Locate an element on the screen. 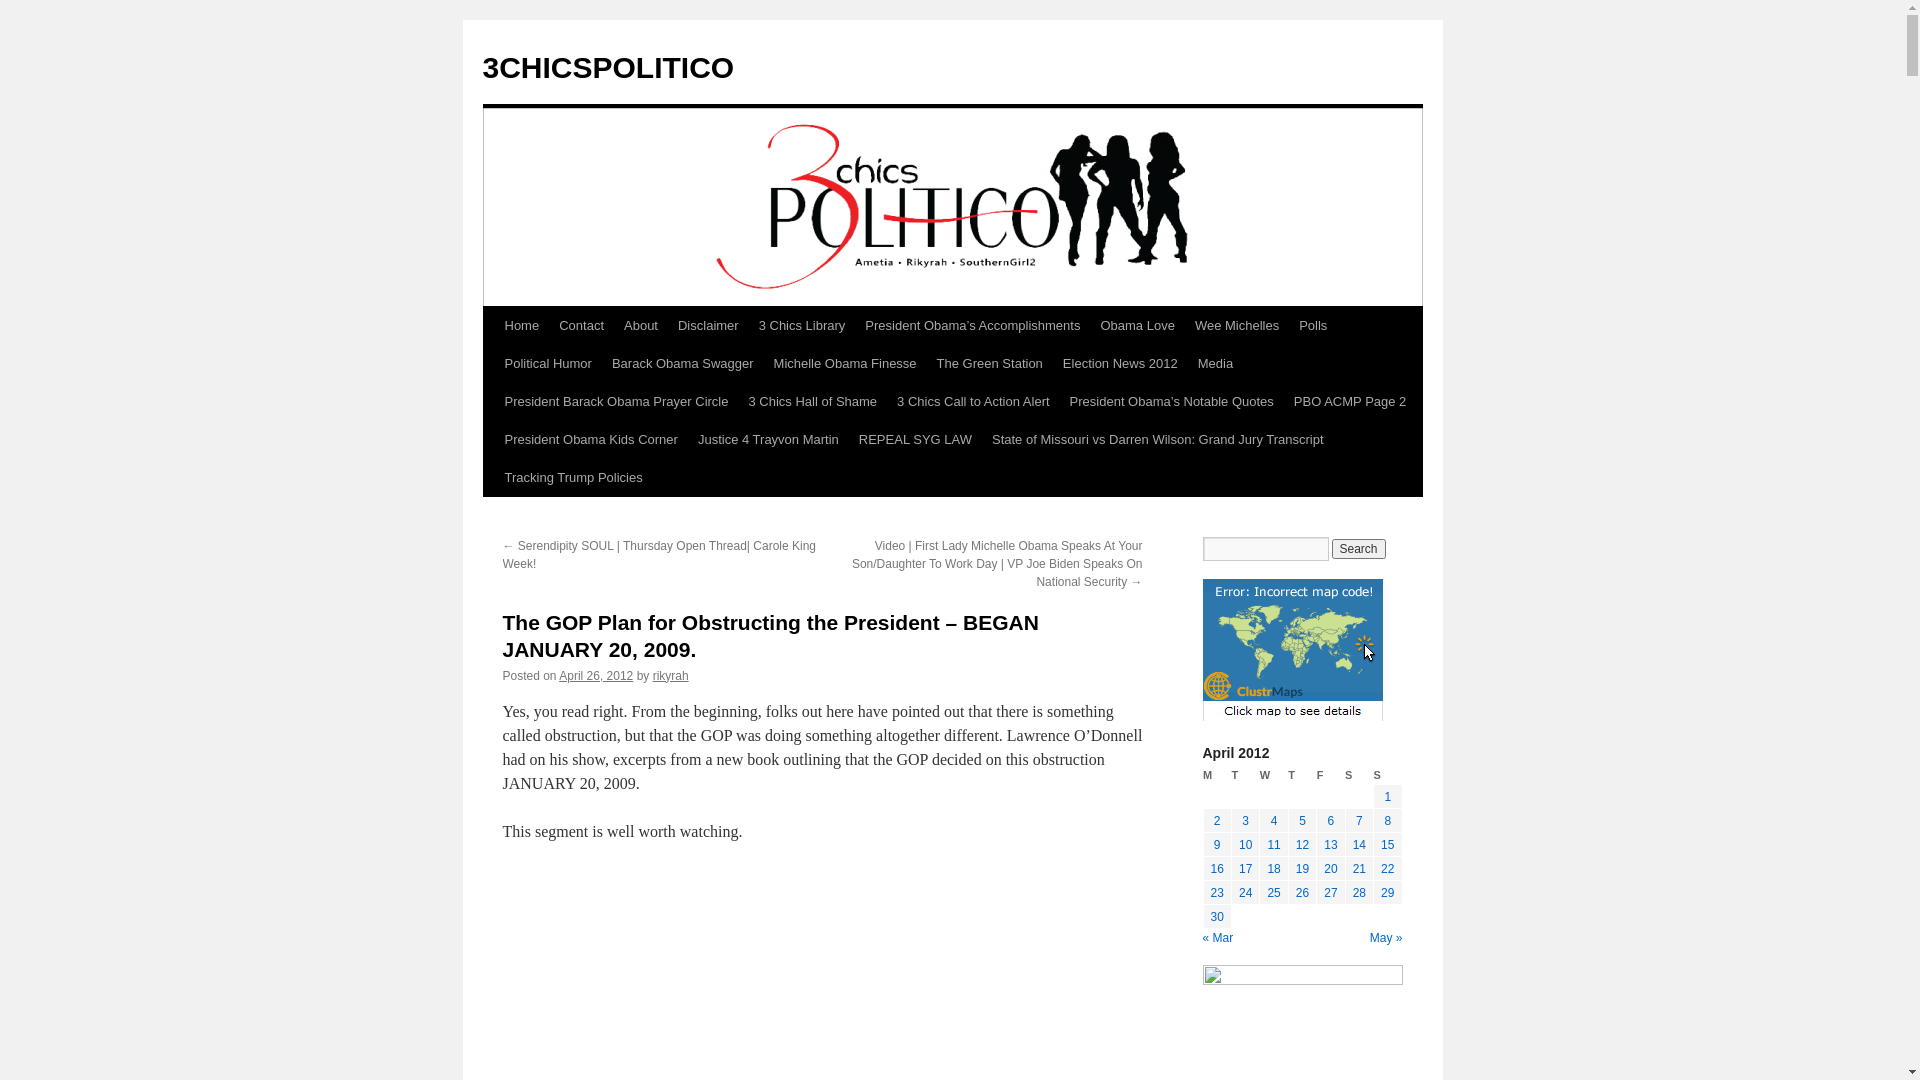 This screenshot has width=1920, height=1080. 'Tracking Trump Policies' is located at coordinates (571, 478).